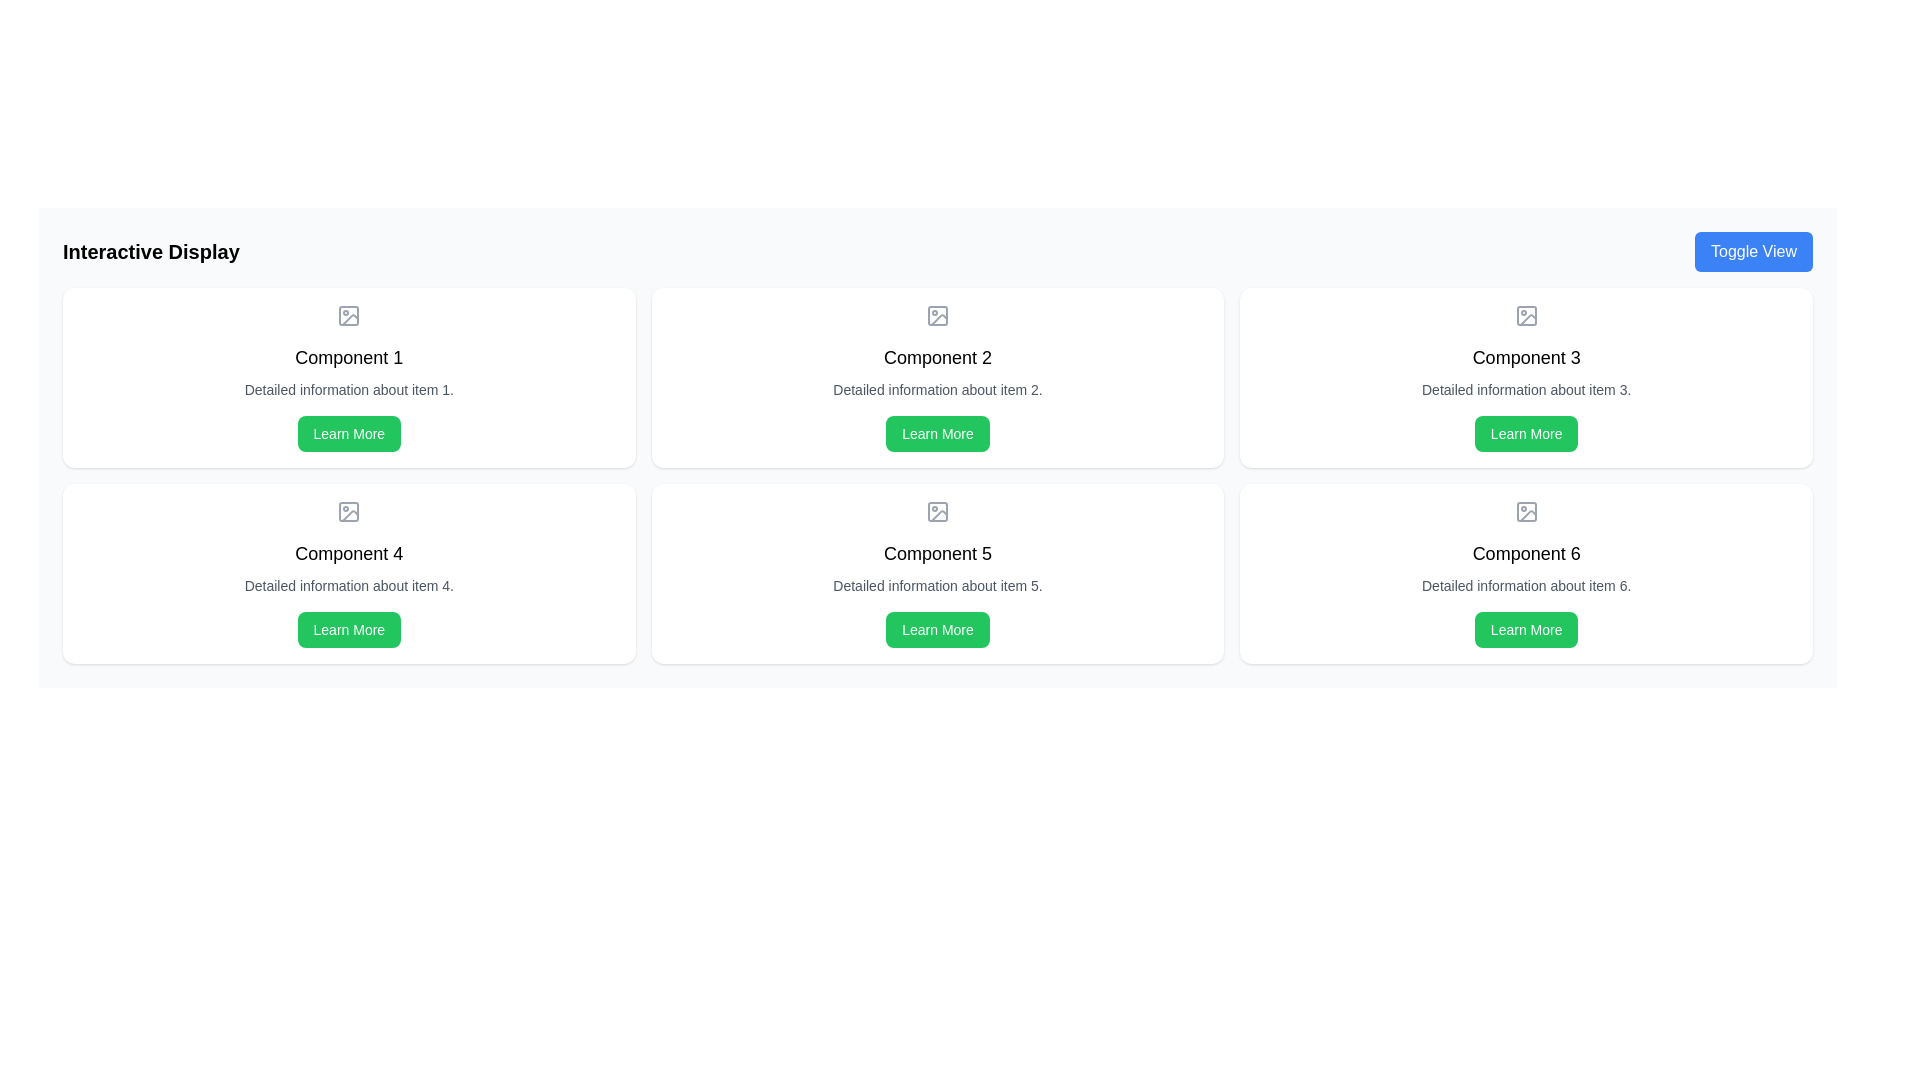 The height and width of the screenshot is (1080, 1920). What do you see at coordinates (349, 574) in the screenshot?
I see `the Card UI component that provides information about 'Component 4' located in the second row, first column of the grid` at bounding box center [349, 574].